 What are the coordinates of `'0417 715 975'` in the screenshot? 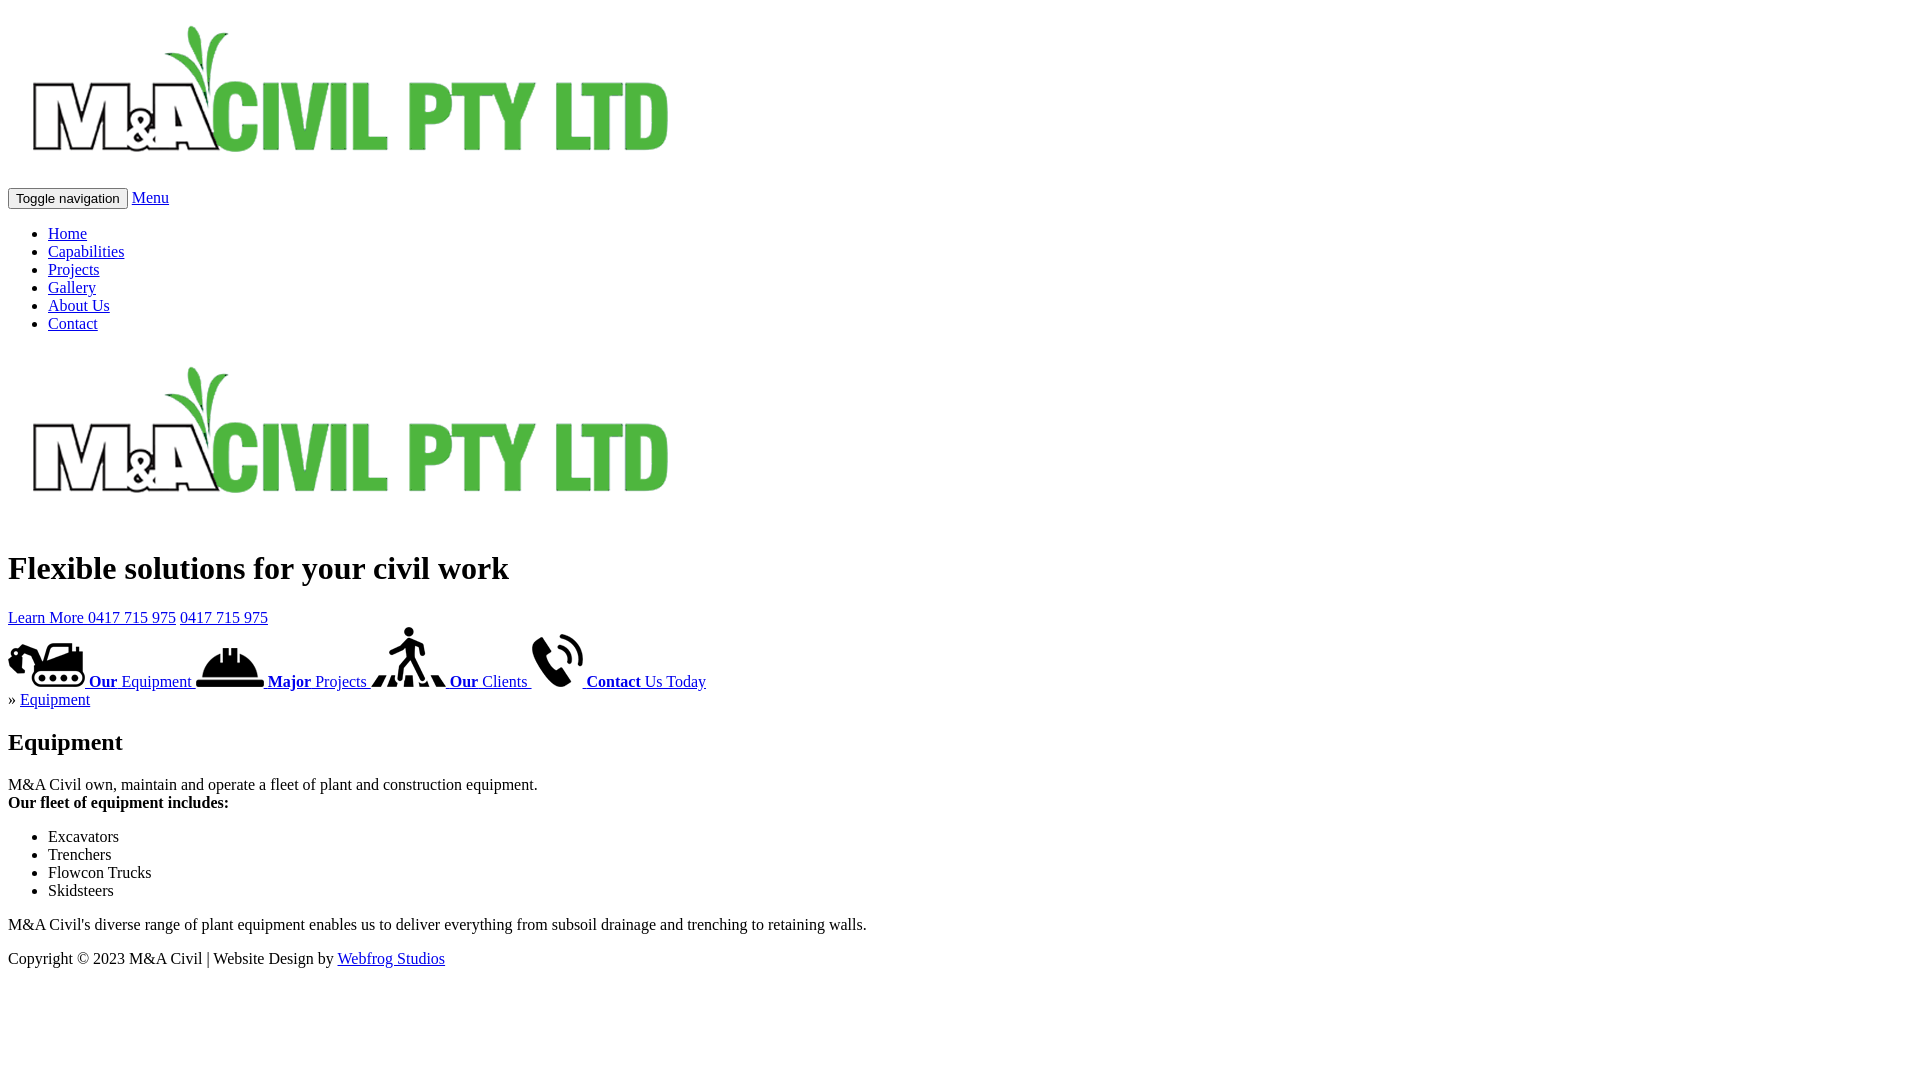 It's located at (180, 616).